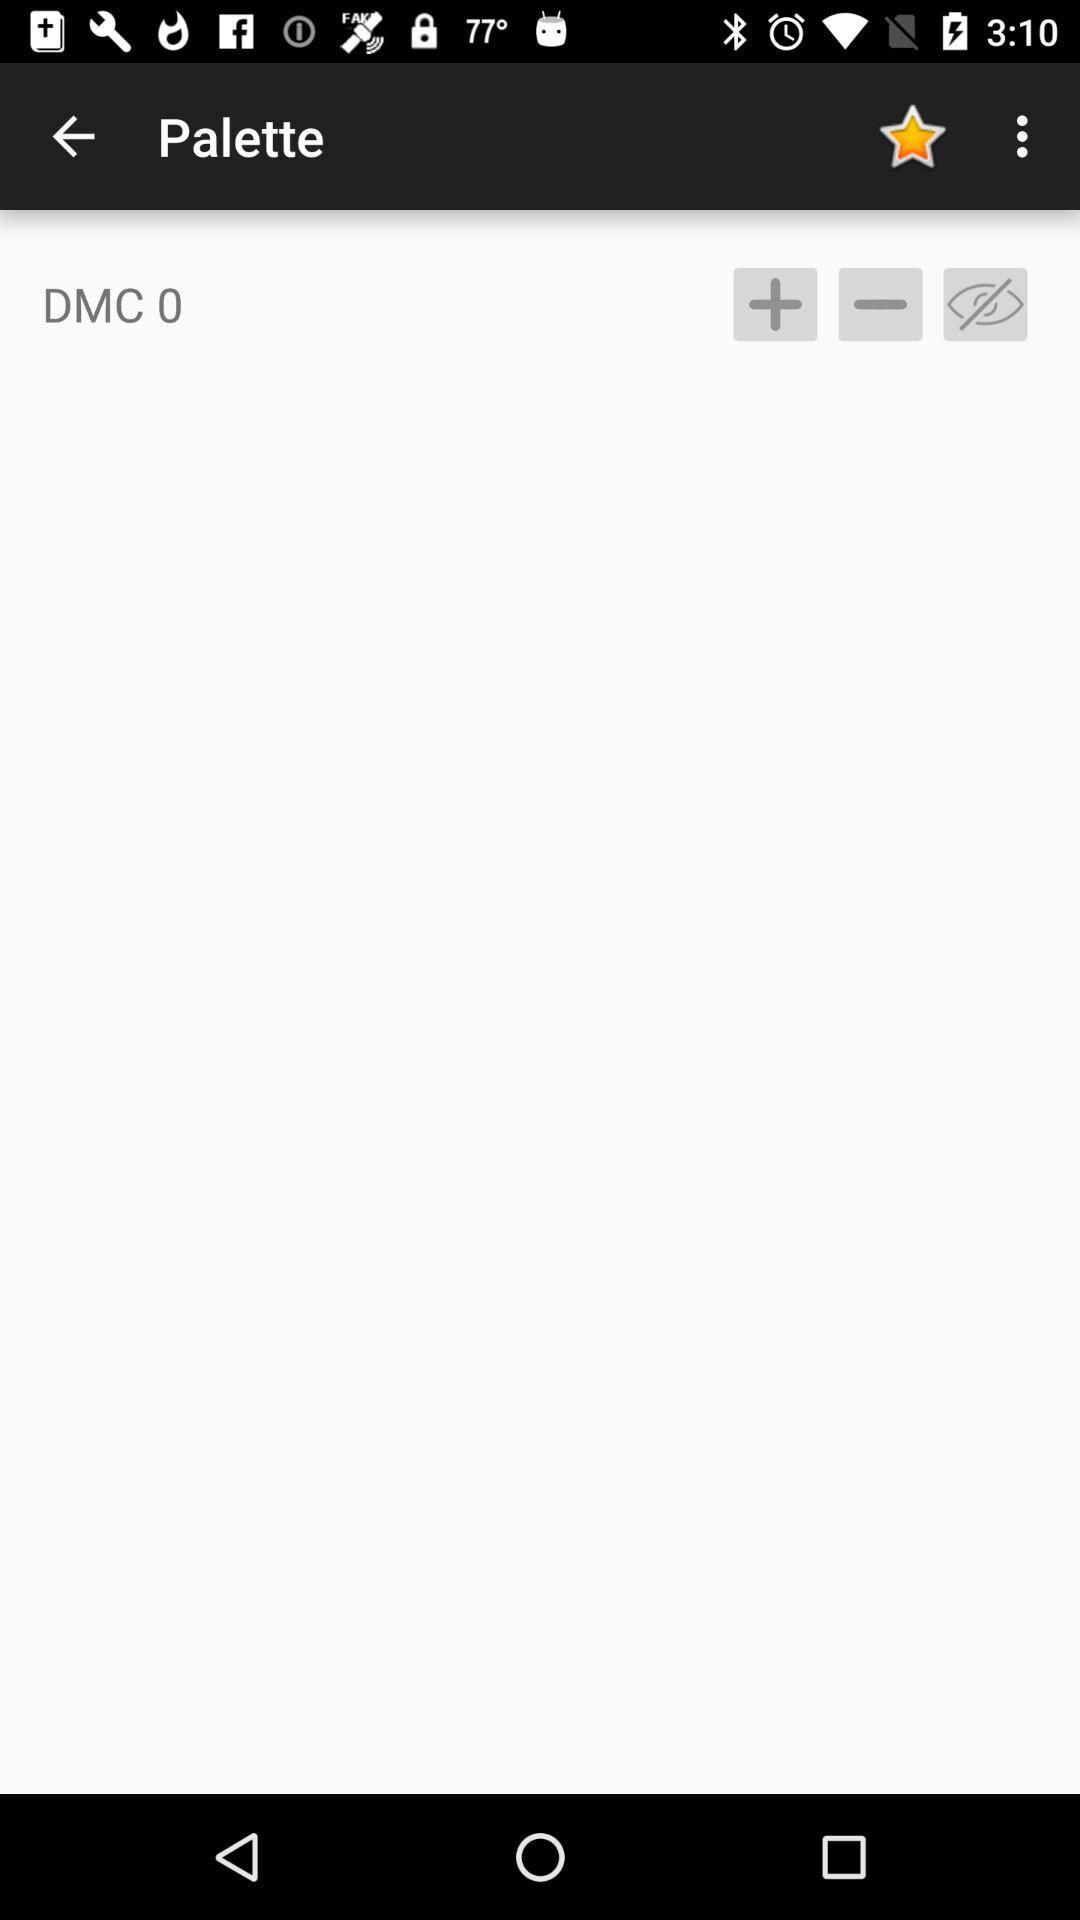 The image size is (1080, 1920). Describe the element at coordinates (774, 303) in the screenshot. I see `more` at that location.